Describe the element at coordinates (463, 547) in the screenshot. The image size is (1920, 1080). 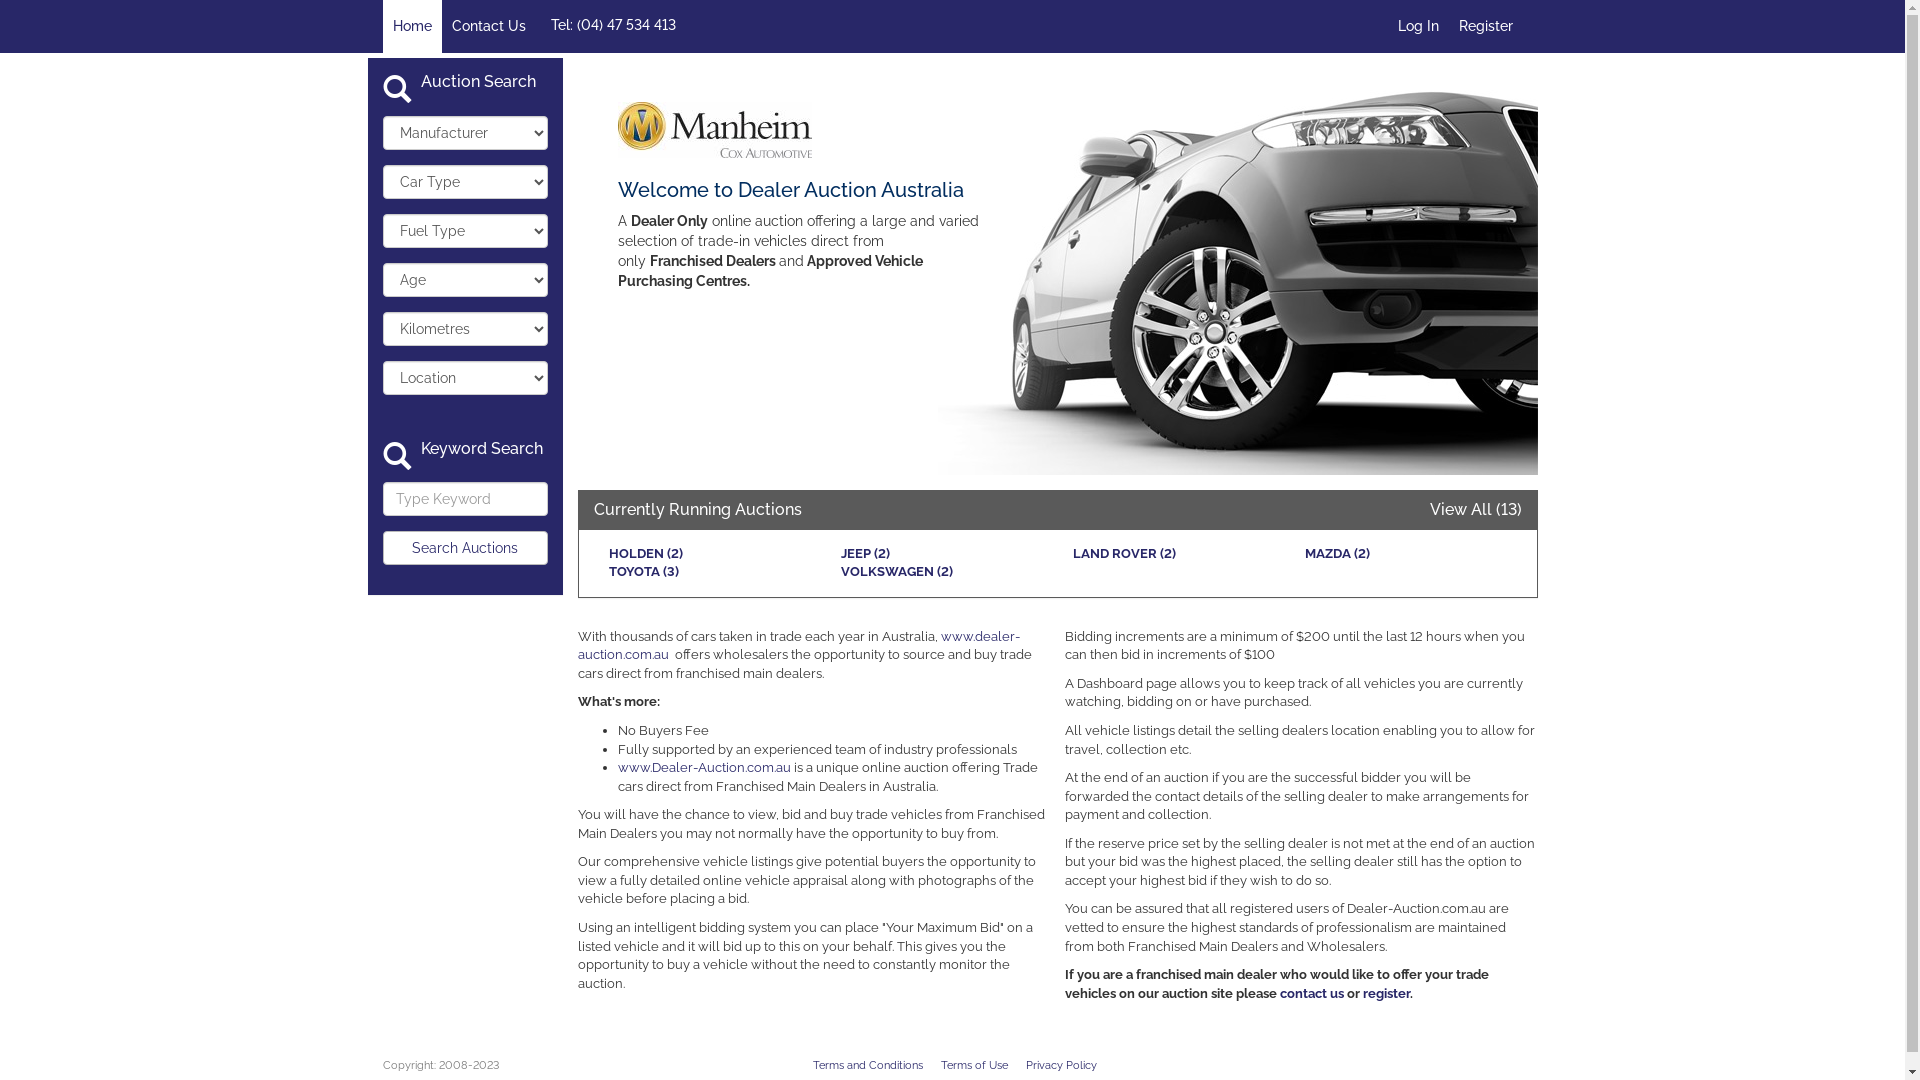
I see `'Search Auctions'` at that location.